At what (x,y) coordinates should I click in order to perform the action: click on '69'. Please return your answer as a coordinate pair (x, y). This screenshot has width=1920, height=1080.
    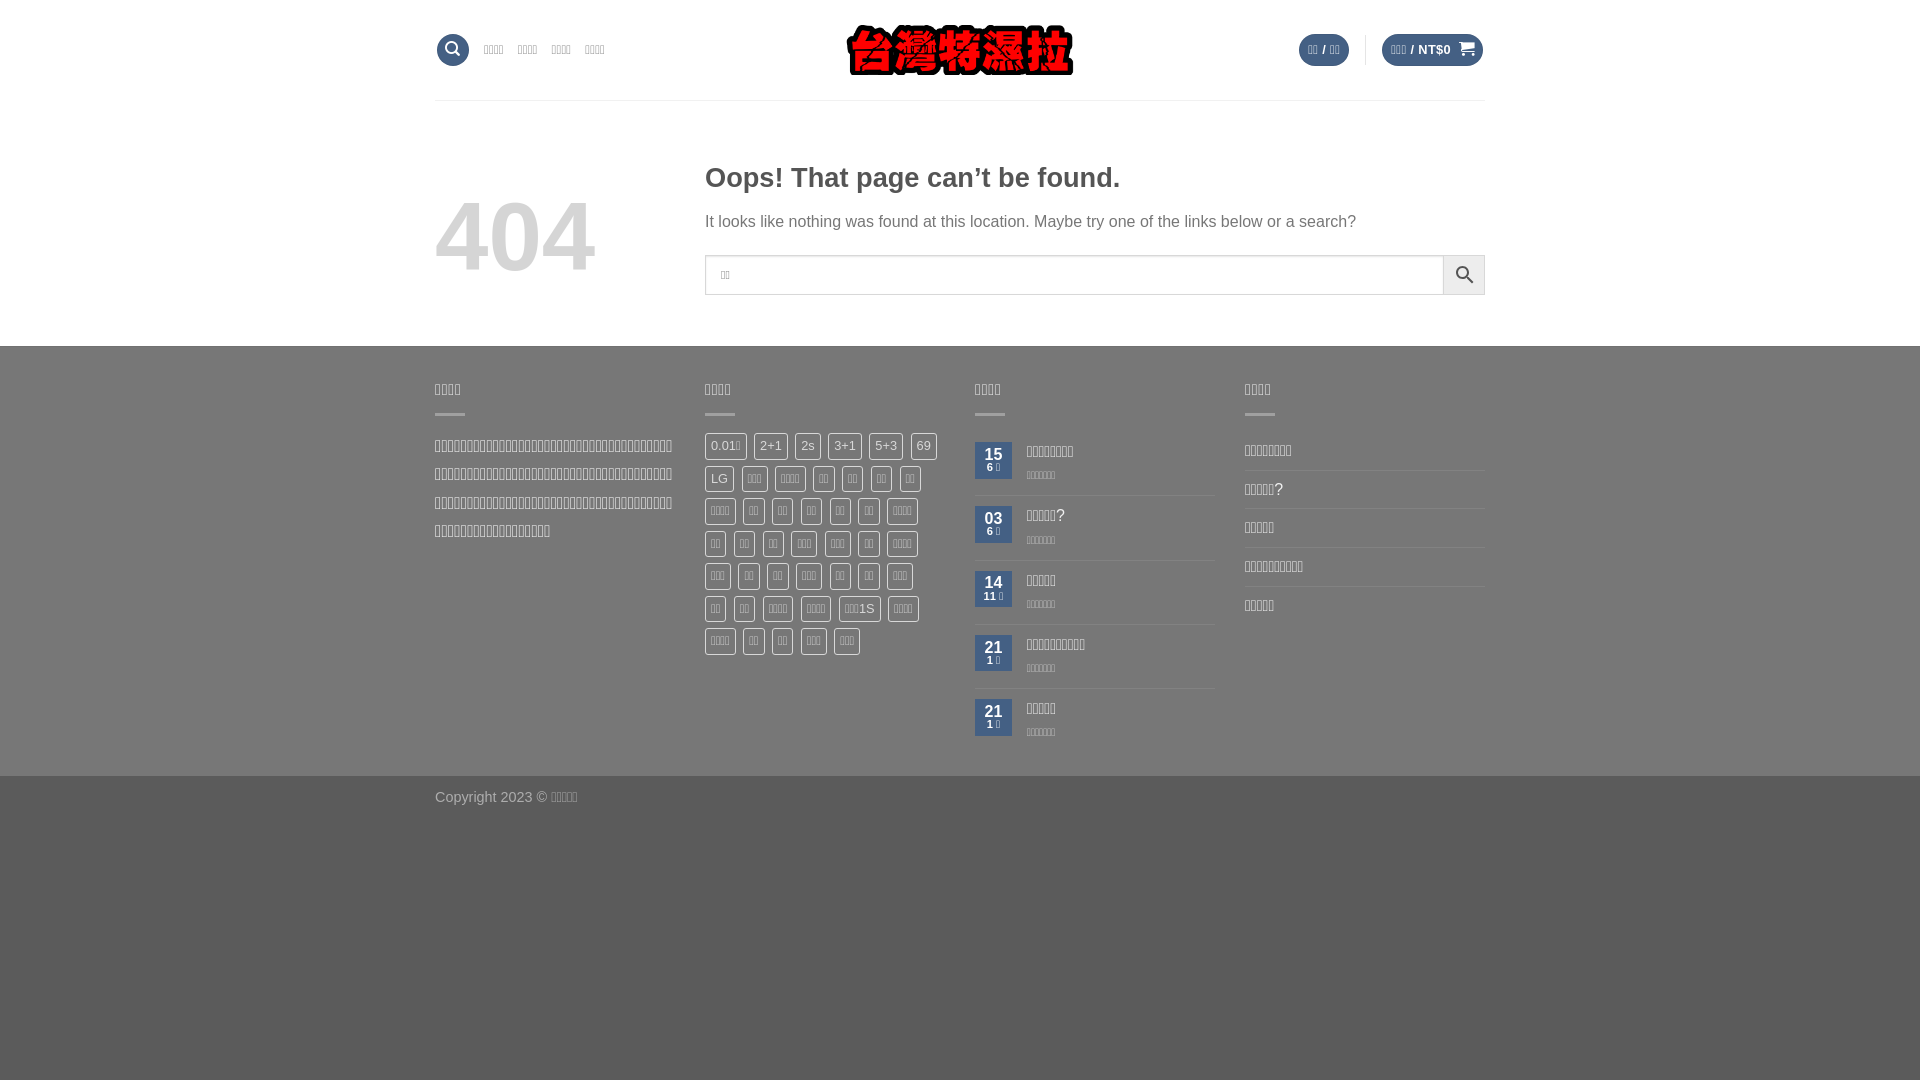
    Looking at the image, I should click on (910, 445).